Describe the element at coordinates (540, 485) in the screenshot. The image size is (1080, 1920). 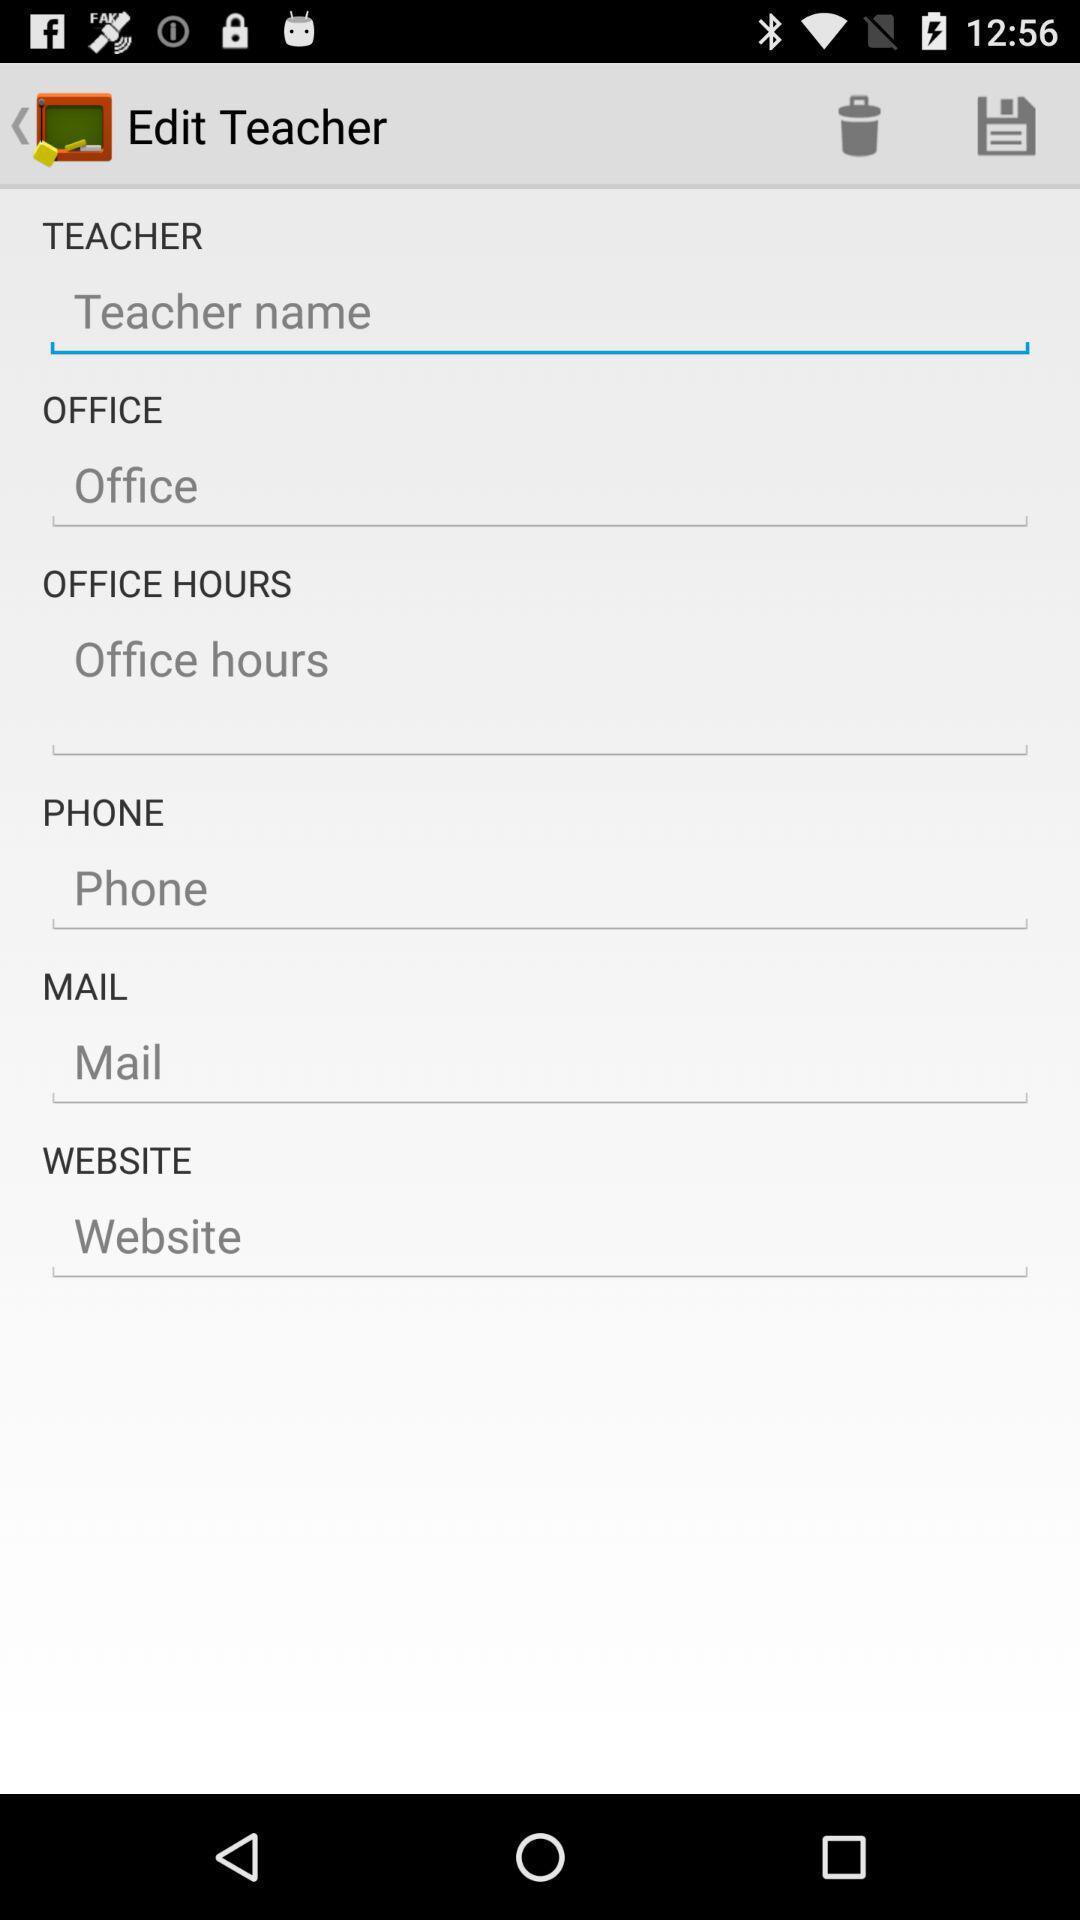
I see `type the office` at that location.